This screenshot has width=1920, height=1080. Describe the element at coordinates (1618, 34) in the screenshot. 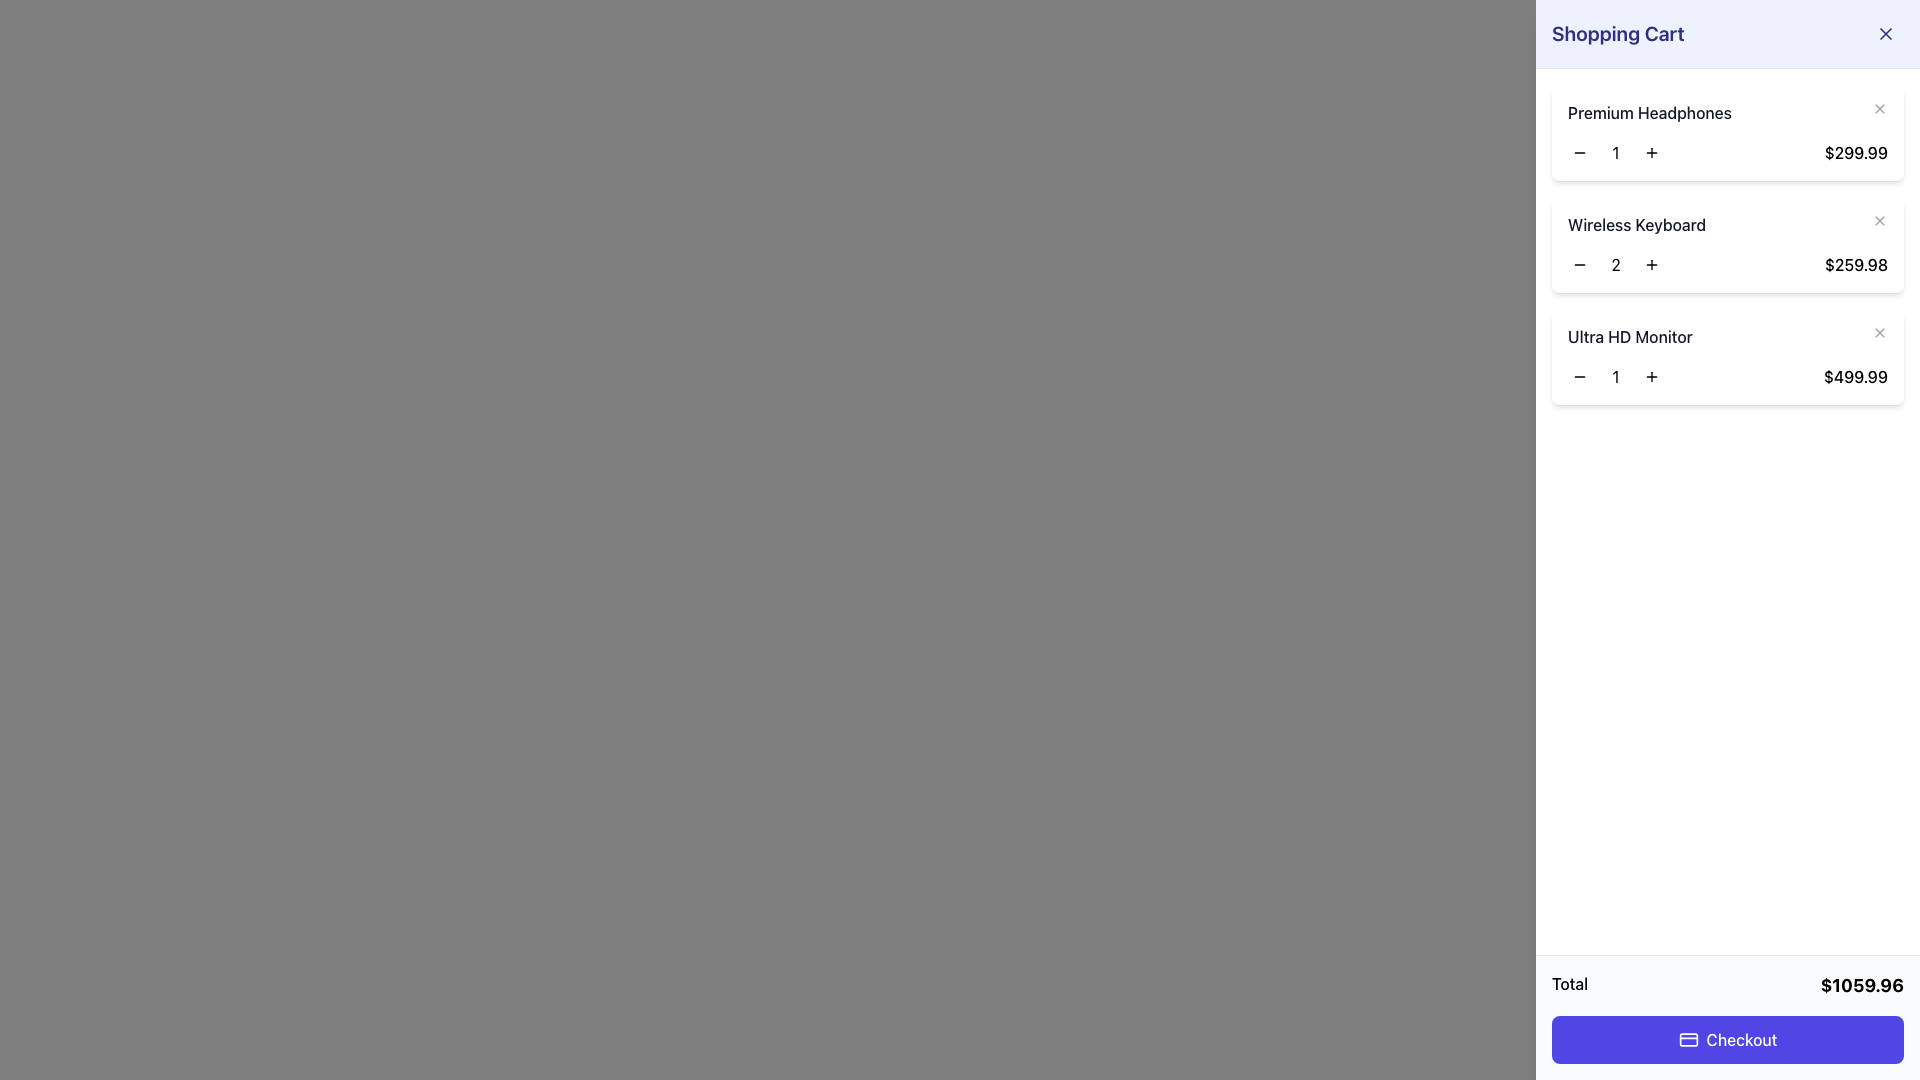

I see `the 'Shopping Cart' text header element, which is a prominent and bold text element located at the top-left corner of the shopping cart side panel` at that location.